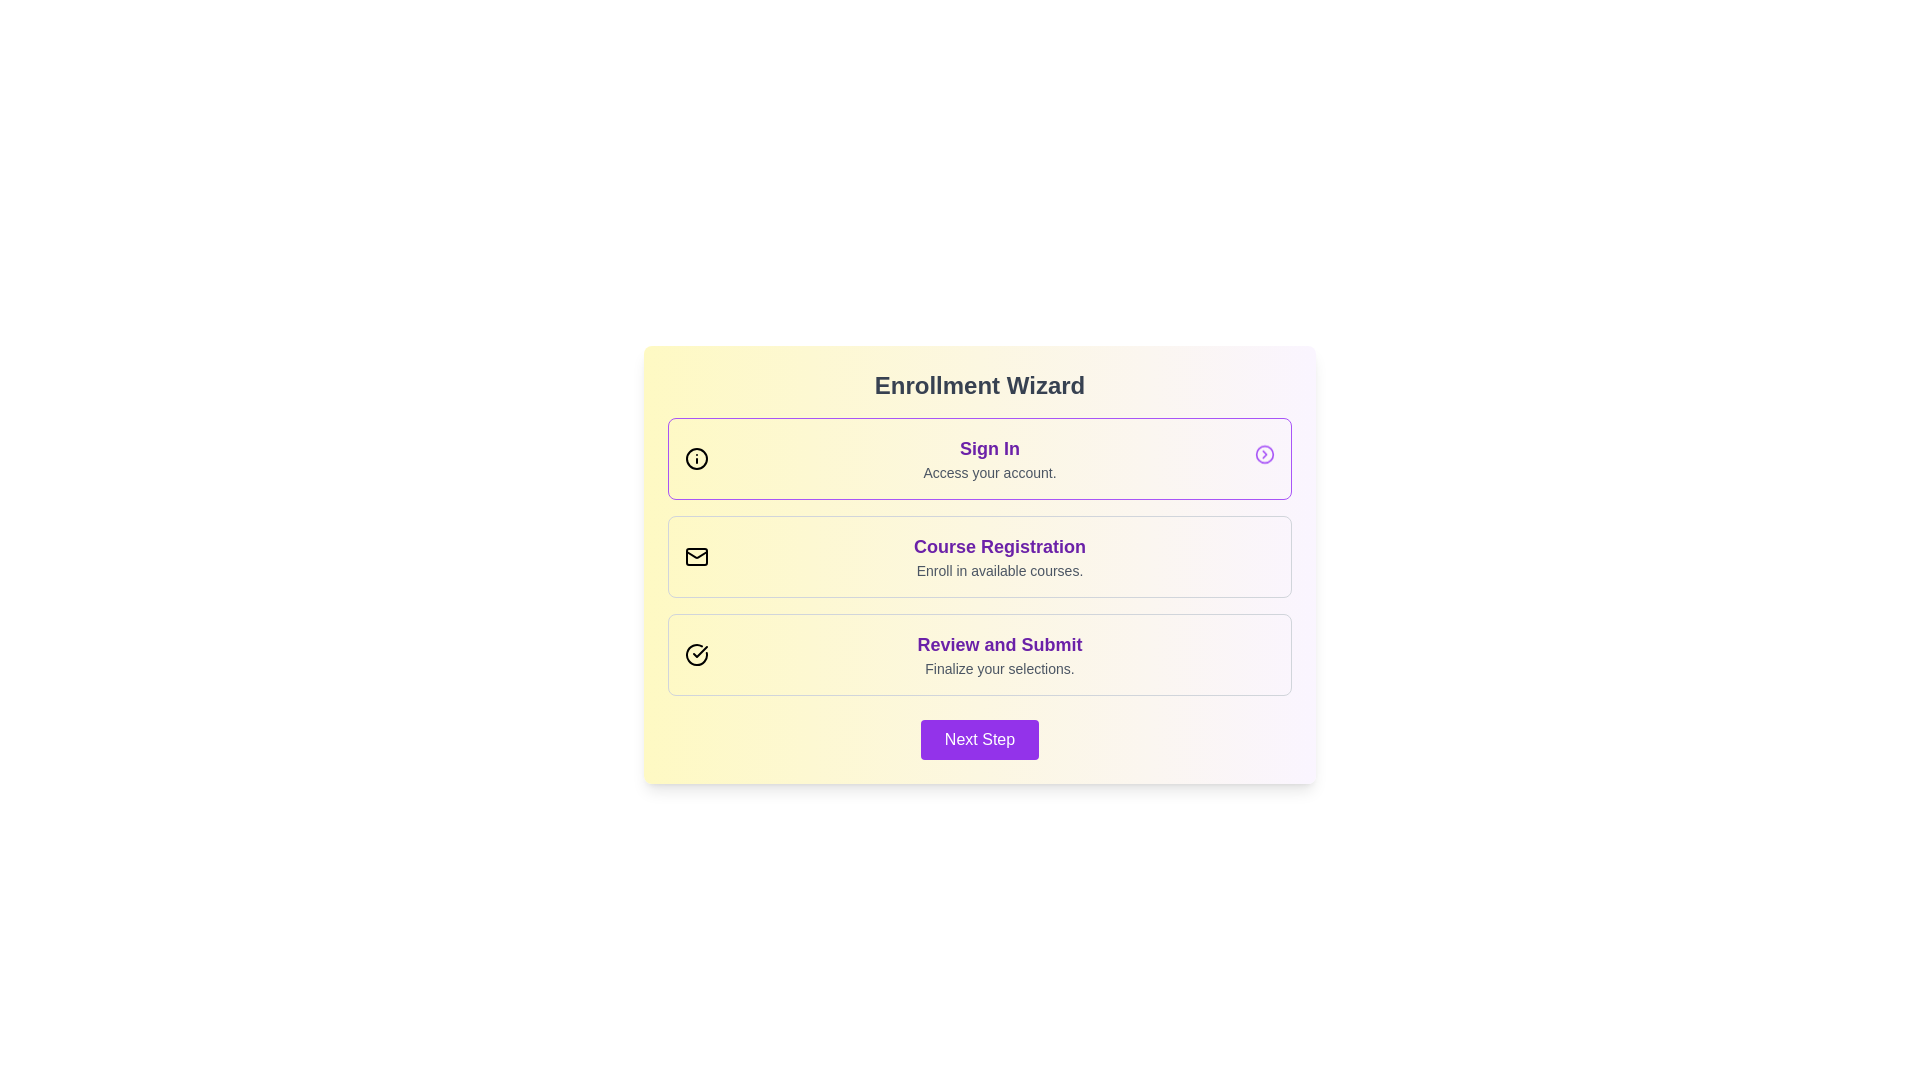 The width and height of the screenshot is (1920, 1080). Describe the element at coordinates (979, 740) in the screenshot. I see `the rectangular purple button labeled 'Next Step', which is located below the 'Review and Submit' section in the 'Enrollment Wizard' interface, to change its color` at that location.